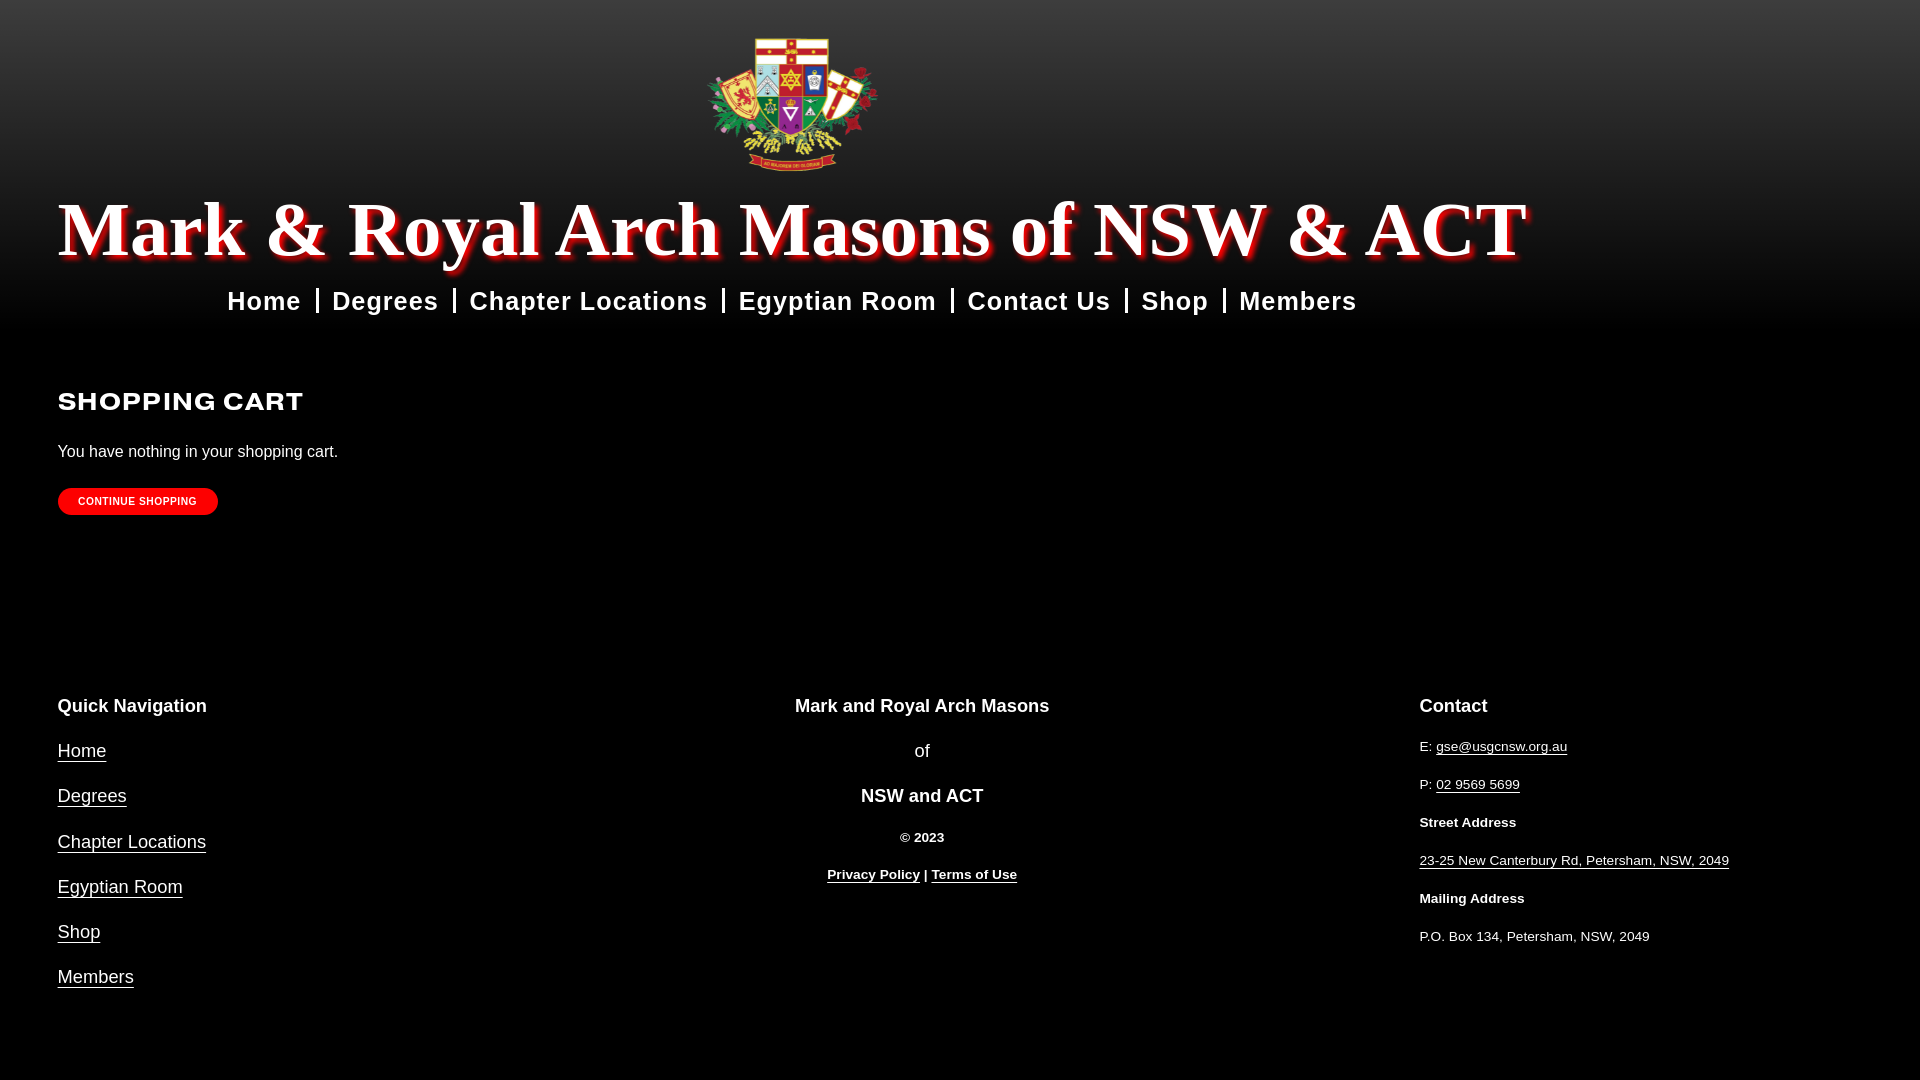 The image size is (1920, 1080). What do you see at coordinates (974, 874) in the screenshot?
I see `'Terms of Use'` at bounding box center [974, 874].